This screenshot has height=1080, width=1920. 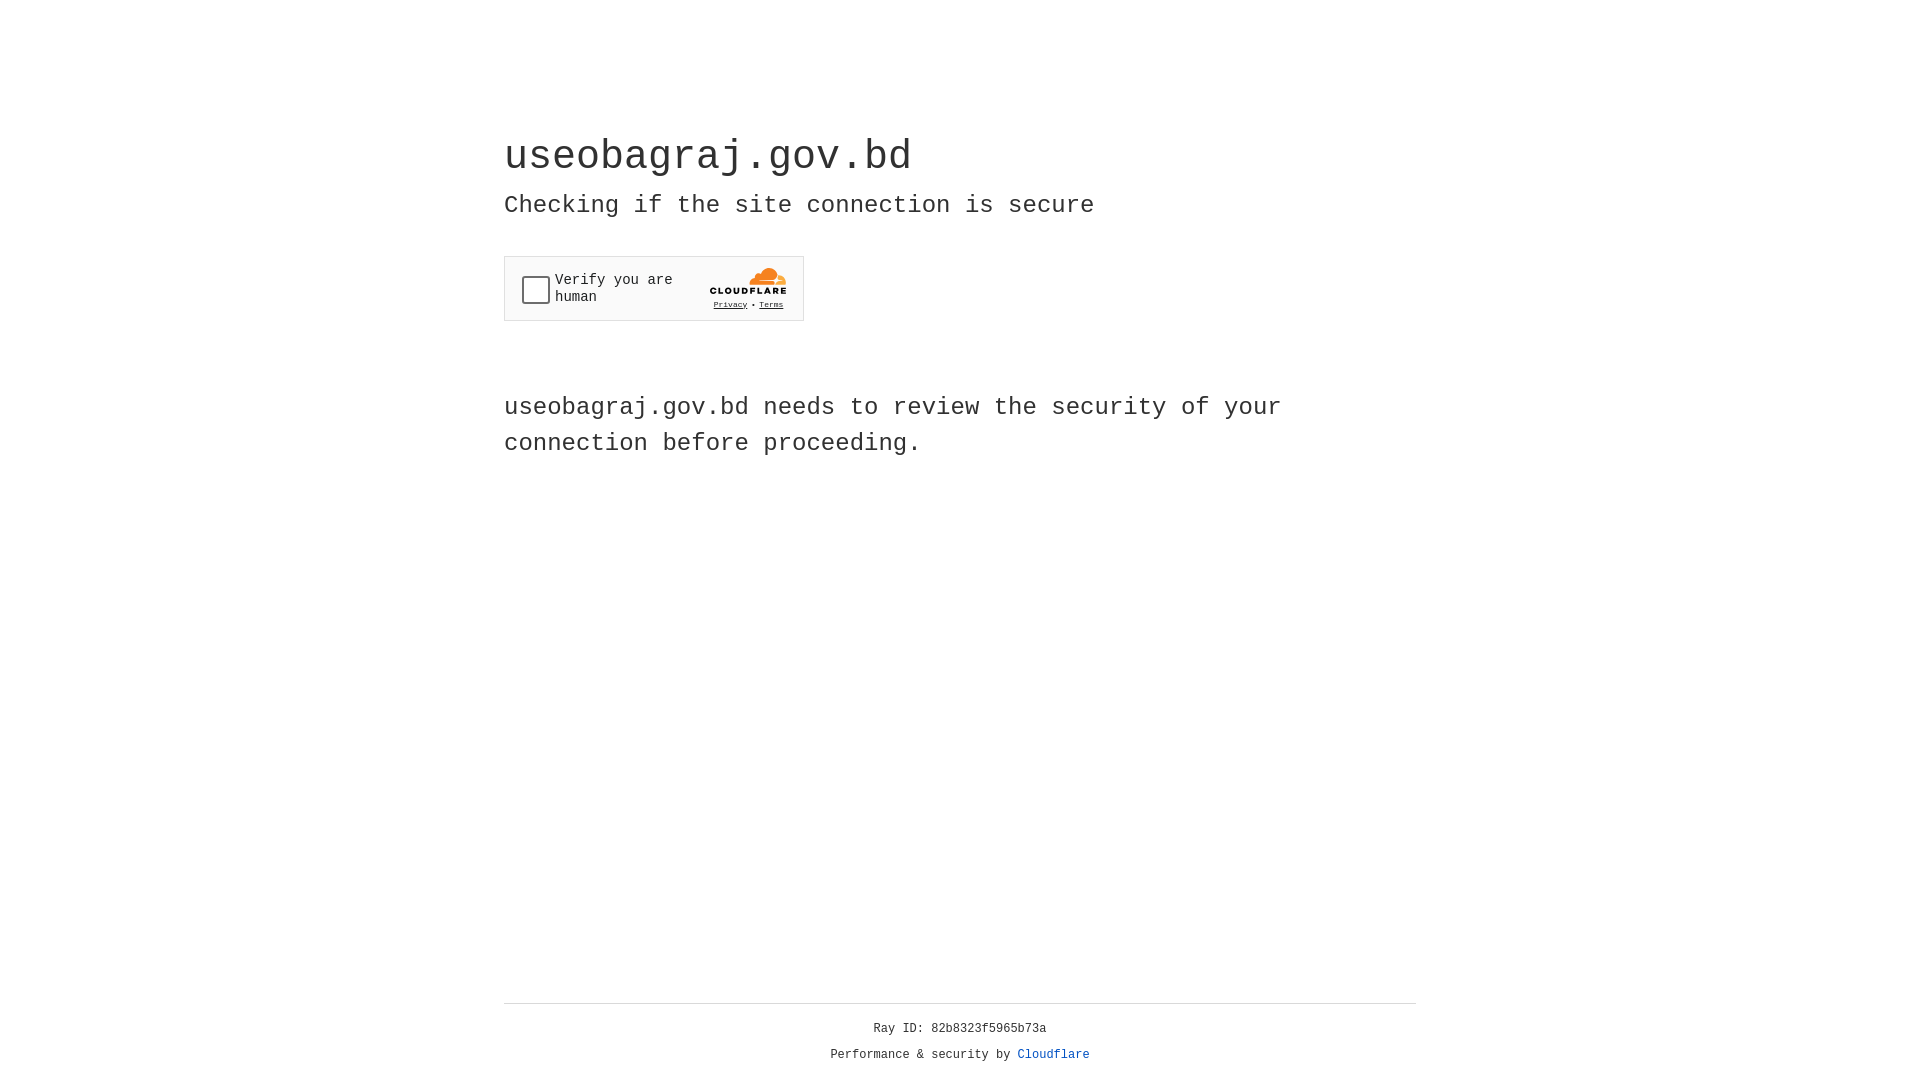 I want to click on 'Cloudflare', so click(x=1053, y=1054).